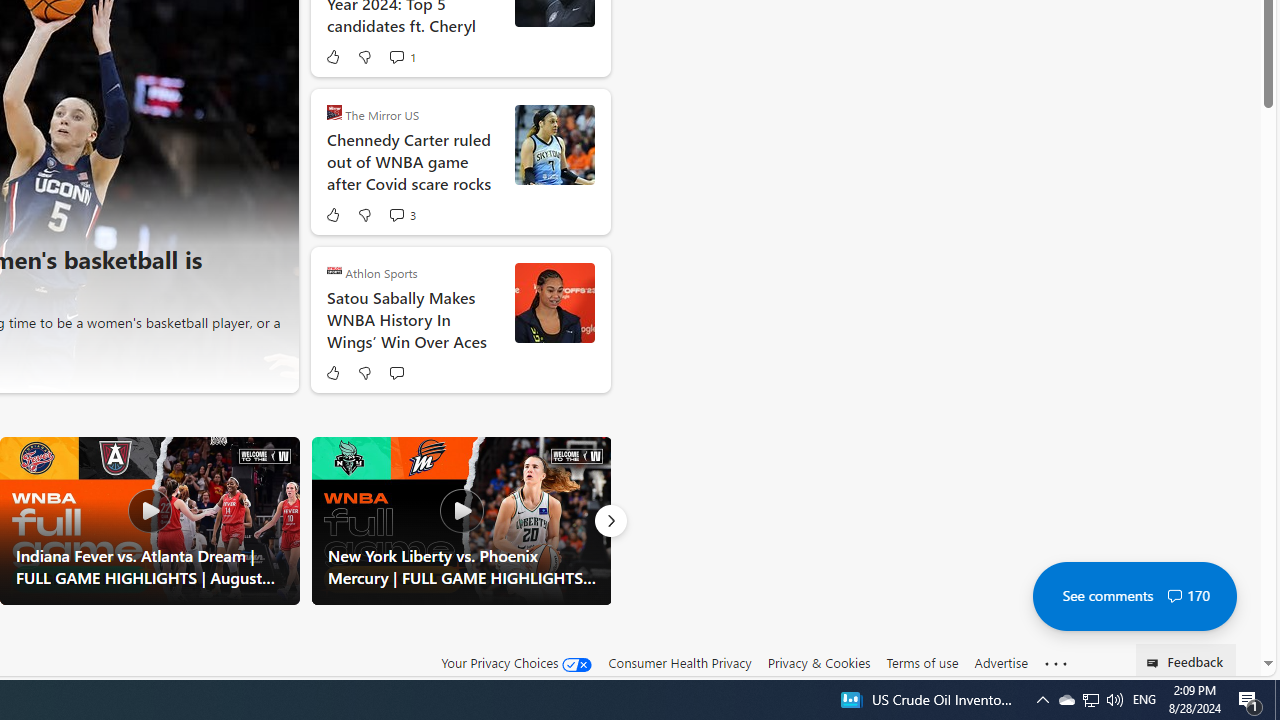  Describe the element at coordinates (332, 372) in the screenshot. I see `'Like'` at that location.